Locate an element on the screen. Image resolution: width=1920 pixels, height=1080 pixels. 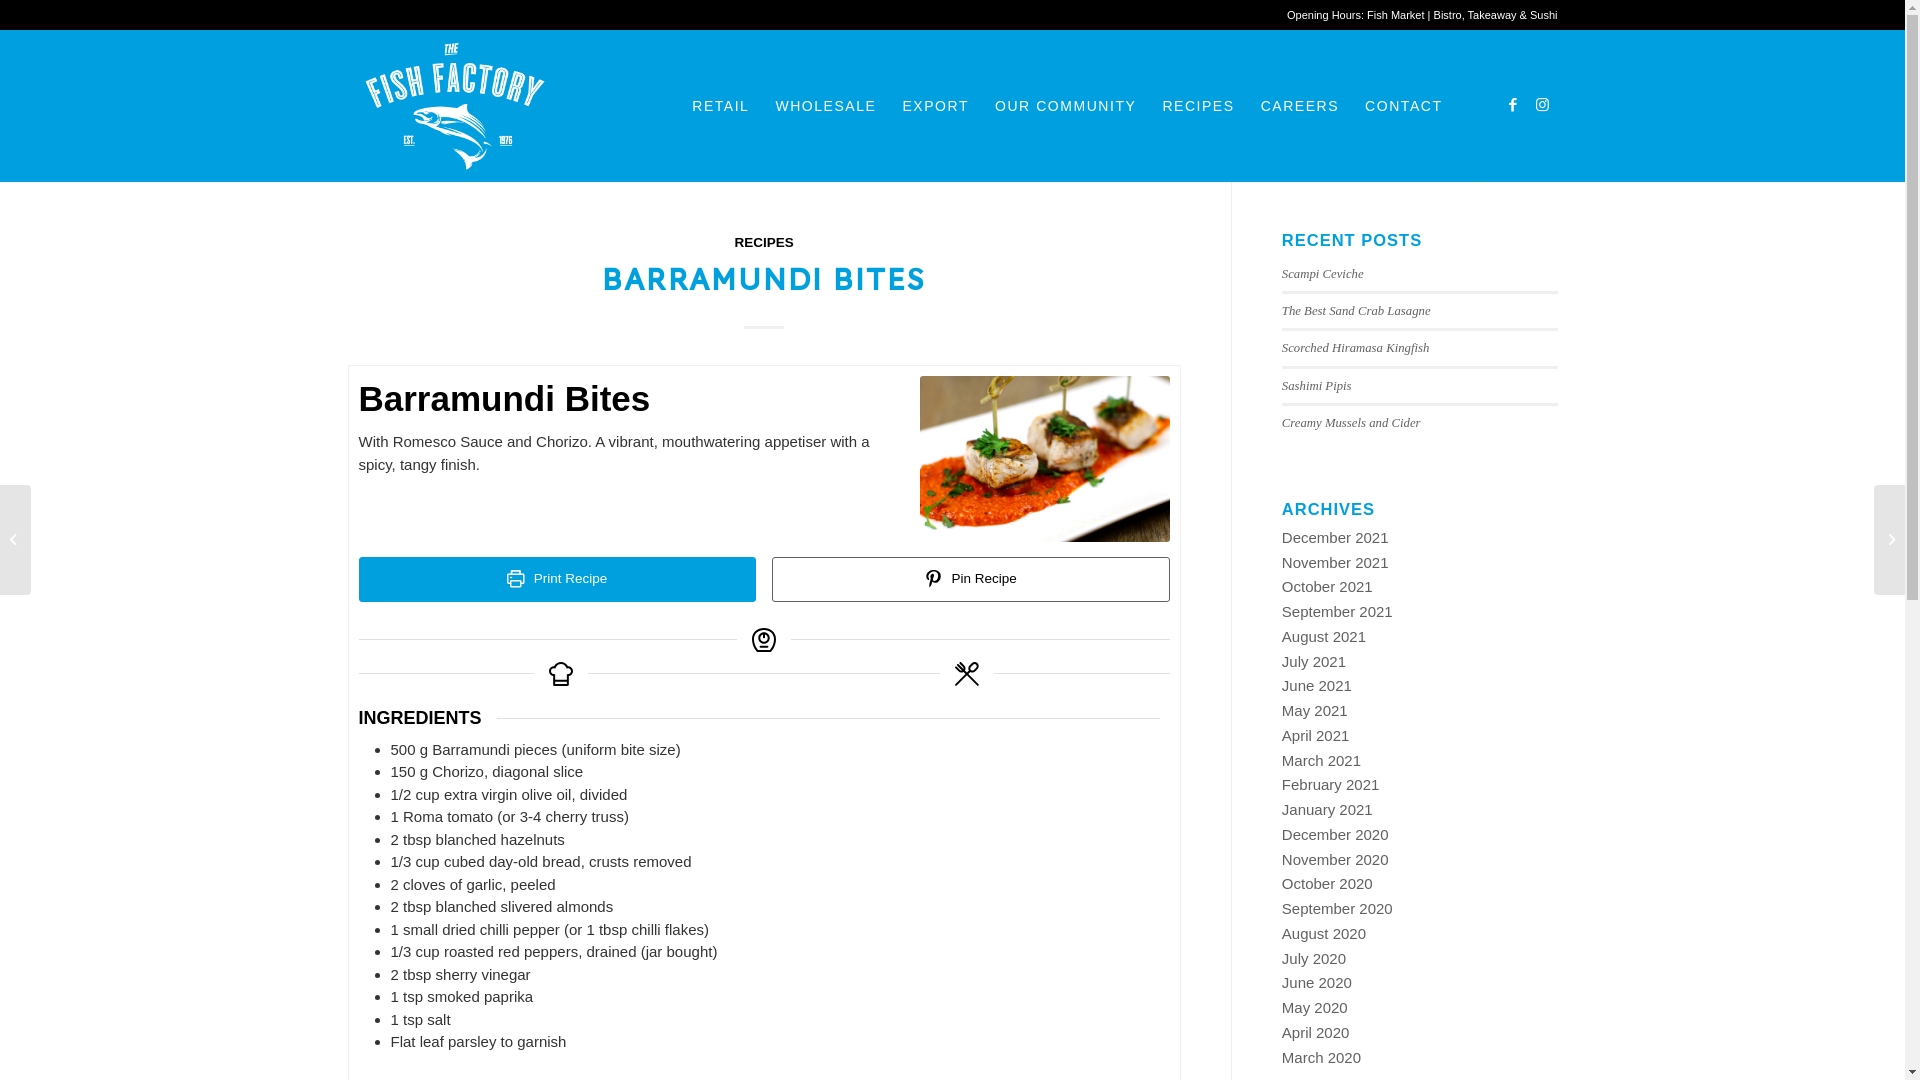
'Sashimi Pipis' is located at coordinates (1316, 385).